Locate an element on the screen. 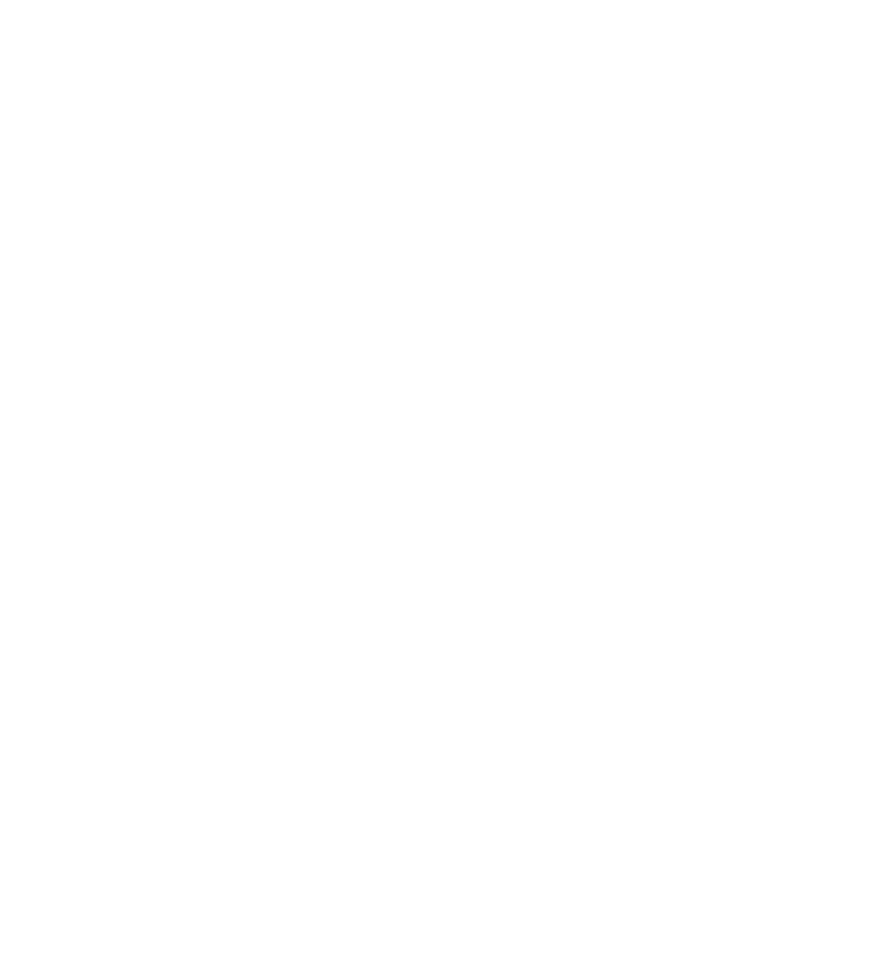 Image resolution: width=870 pixels, height=973 pixels. 'Fourier Audio, which joined forces with DiGiCo earlier this month, has launched its new transform.engine at AES 2023.' is located at coordinates (207, 631).